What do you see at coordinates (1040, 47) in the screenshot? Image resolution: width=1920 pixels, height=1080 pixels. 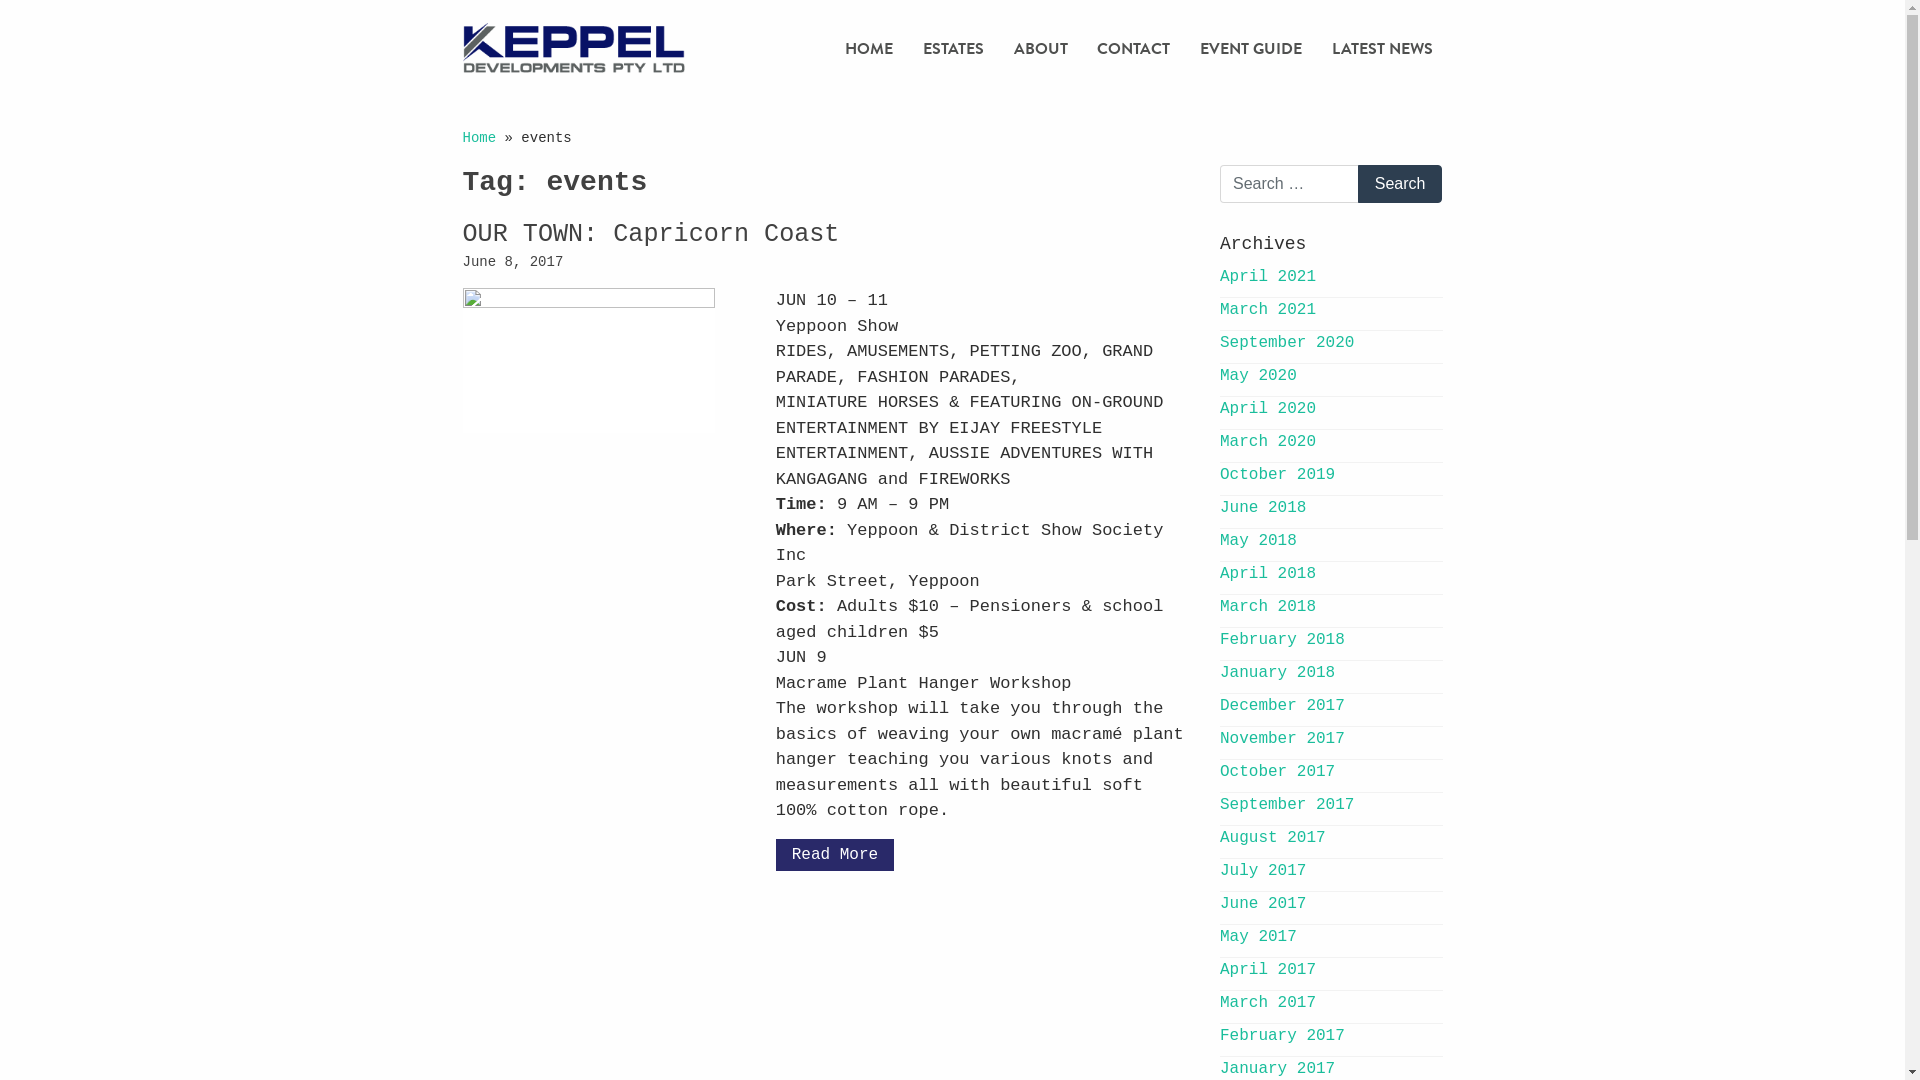 I see `'ABOUT'` at bounding box center [1040, 47].